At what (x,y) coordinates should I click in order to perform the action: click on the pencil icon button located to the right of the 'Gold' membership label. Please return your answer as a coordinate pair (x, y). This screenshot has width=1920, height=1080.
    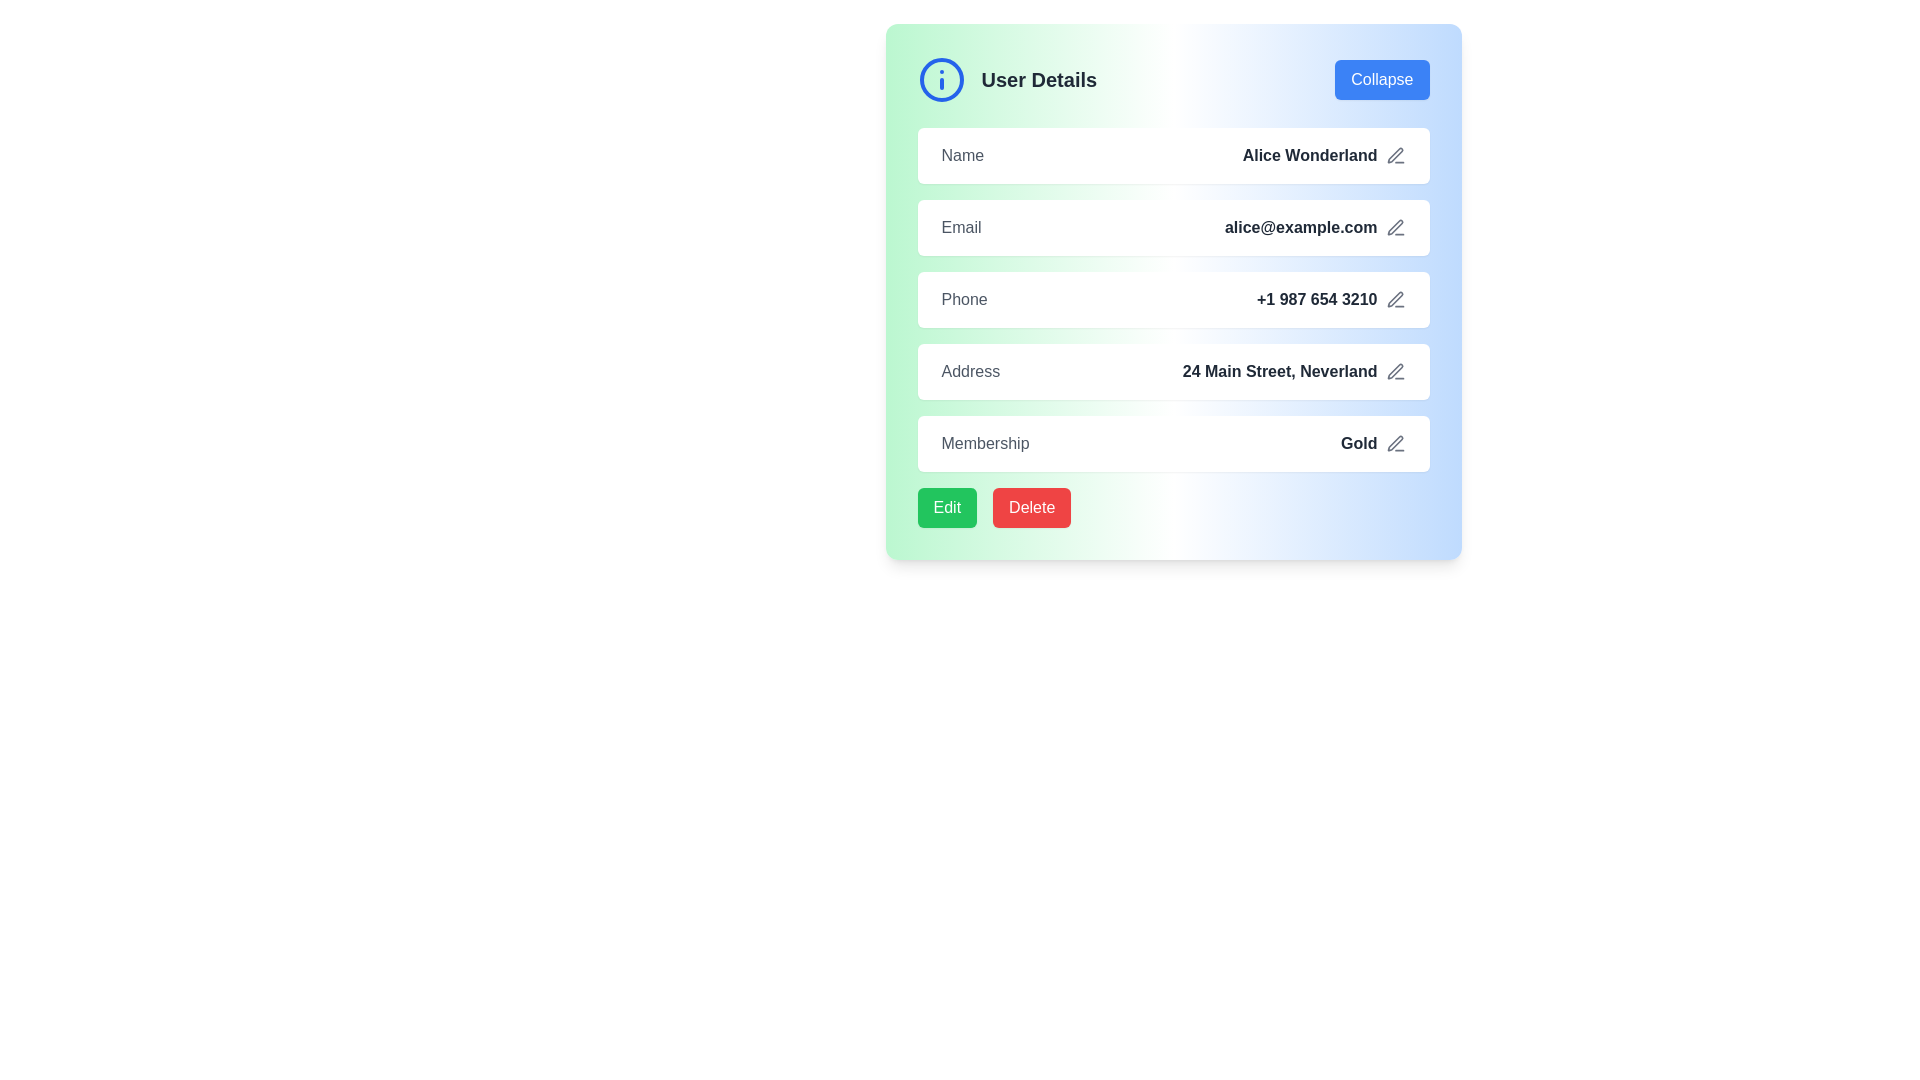
    Looking at the image, I should click on (1394, 442).